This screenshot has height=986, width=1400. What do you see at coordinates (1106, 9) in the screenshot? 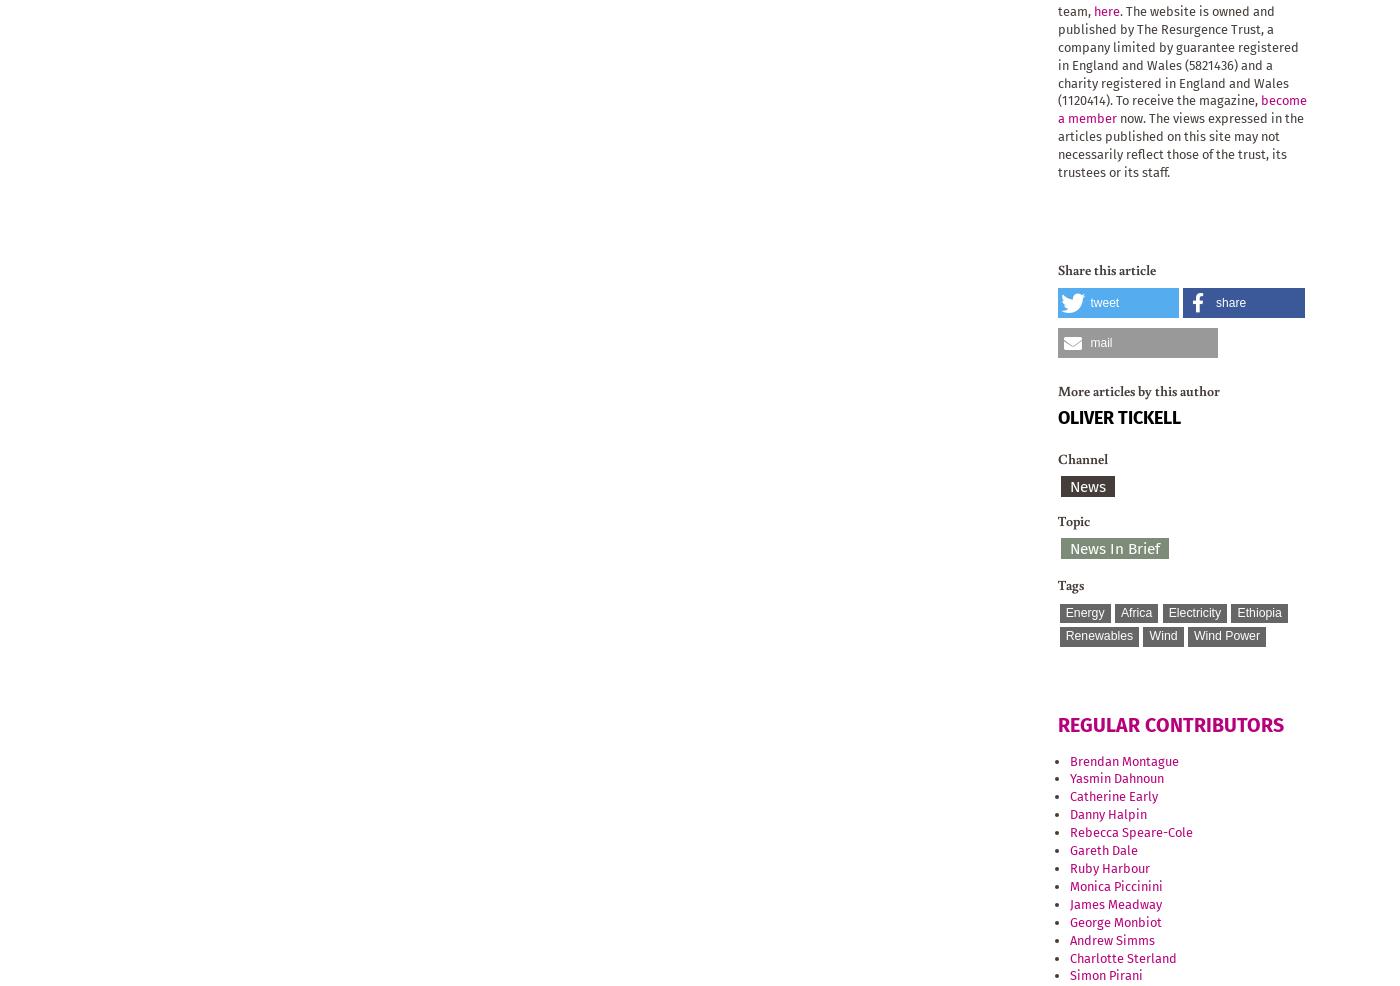
I see `'here'` at bounding box center [1106, 9].